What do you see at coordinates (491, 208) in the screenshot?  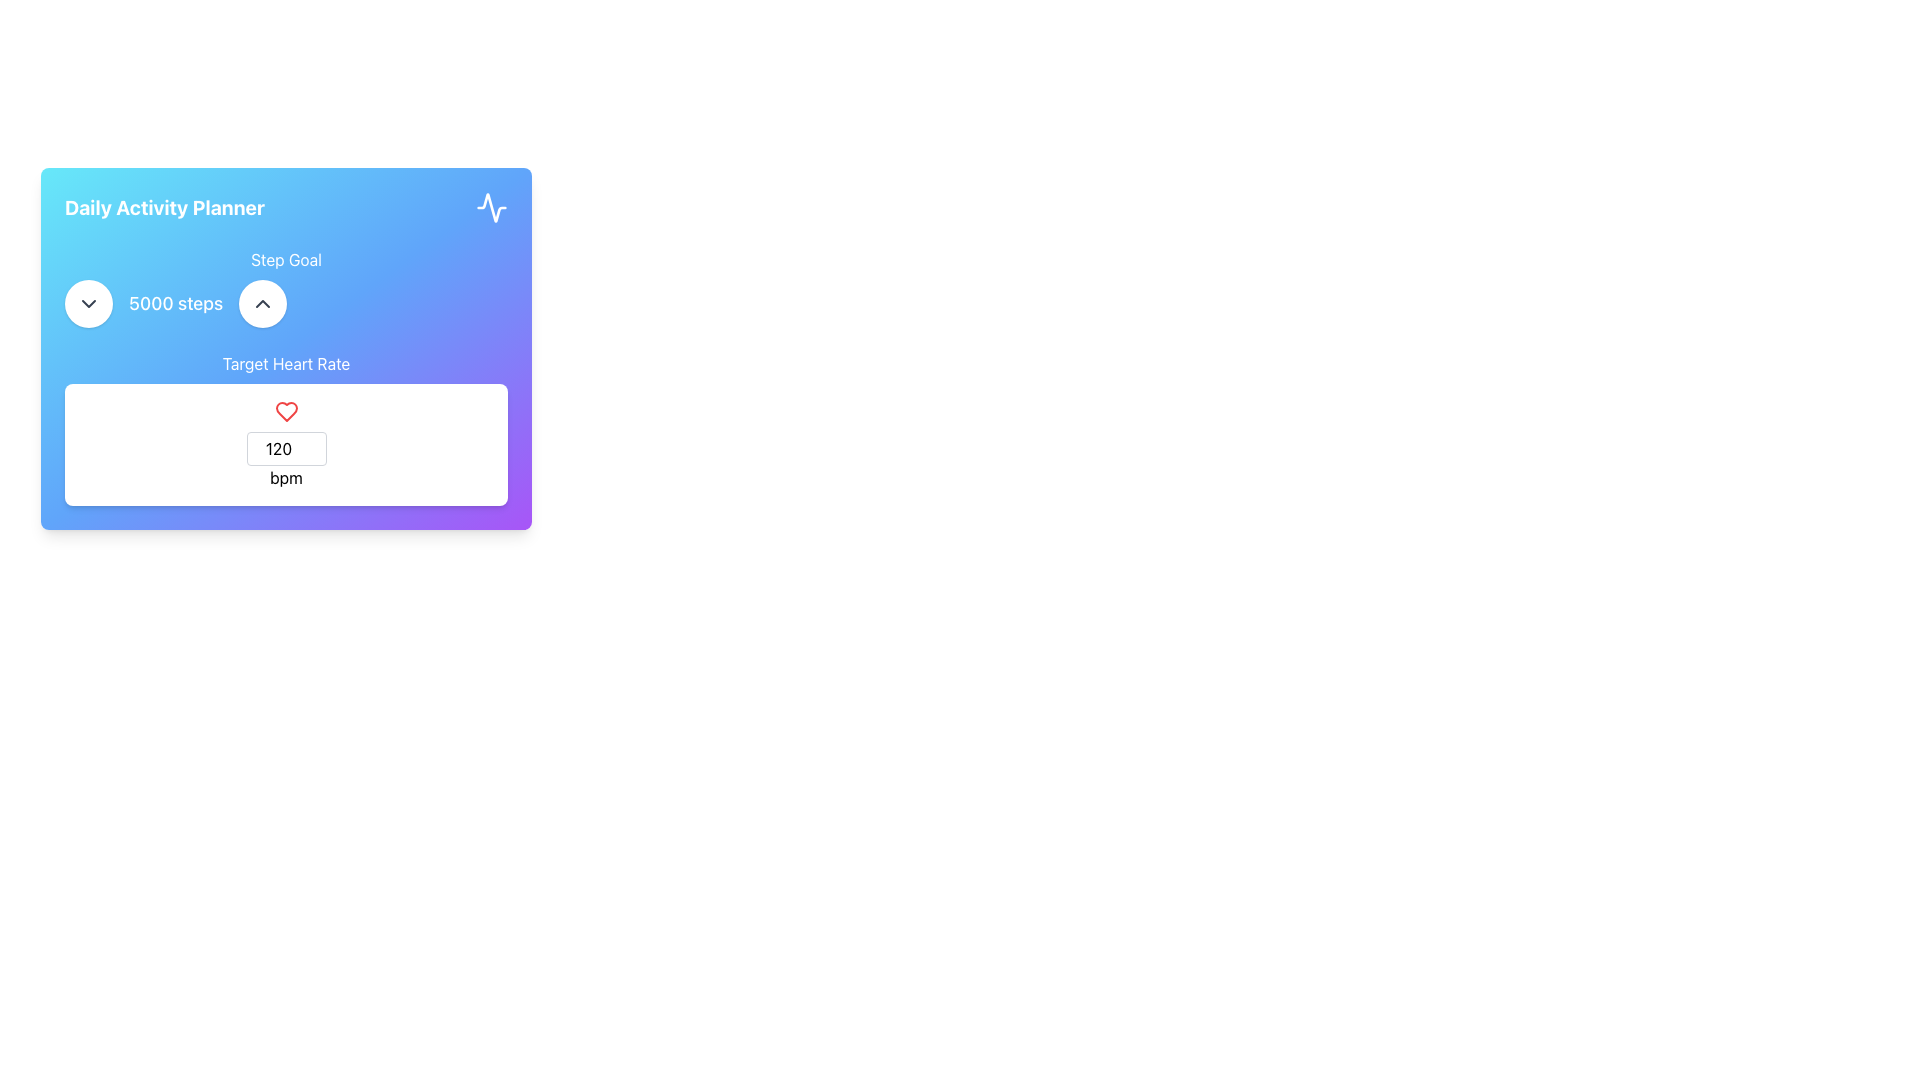 I see `the decorative activity monitoring icon located at the top-right corner of the 'Daily Activity Planner' card` at bounding box center [491, 208].